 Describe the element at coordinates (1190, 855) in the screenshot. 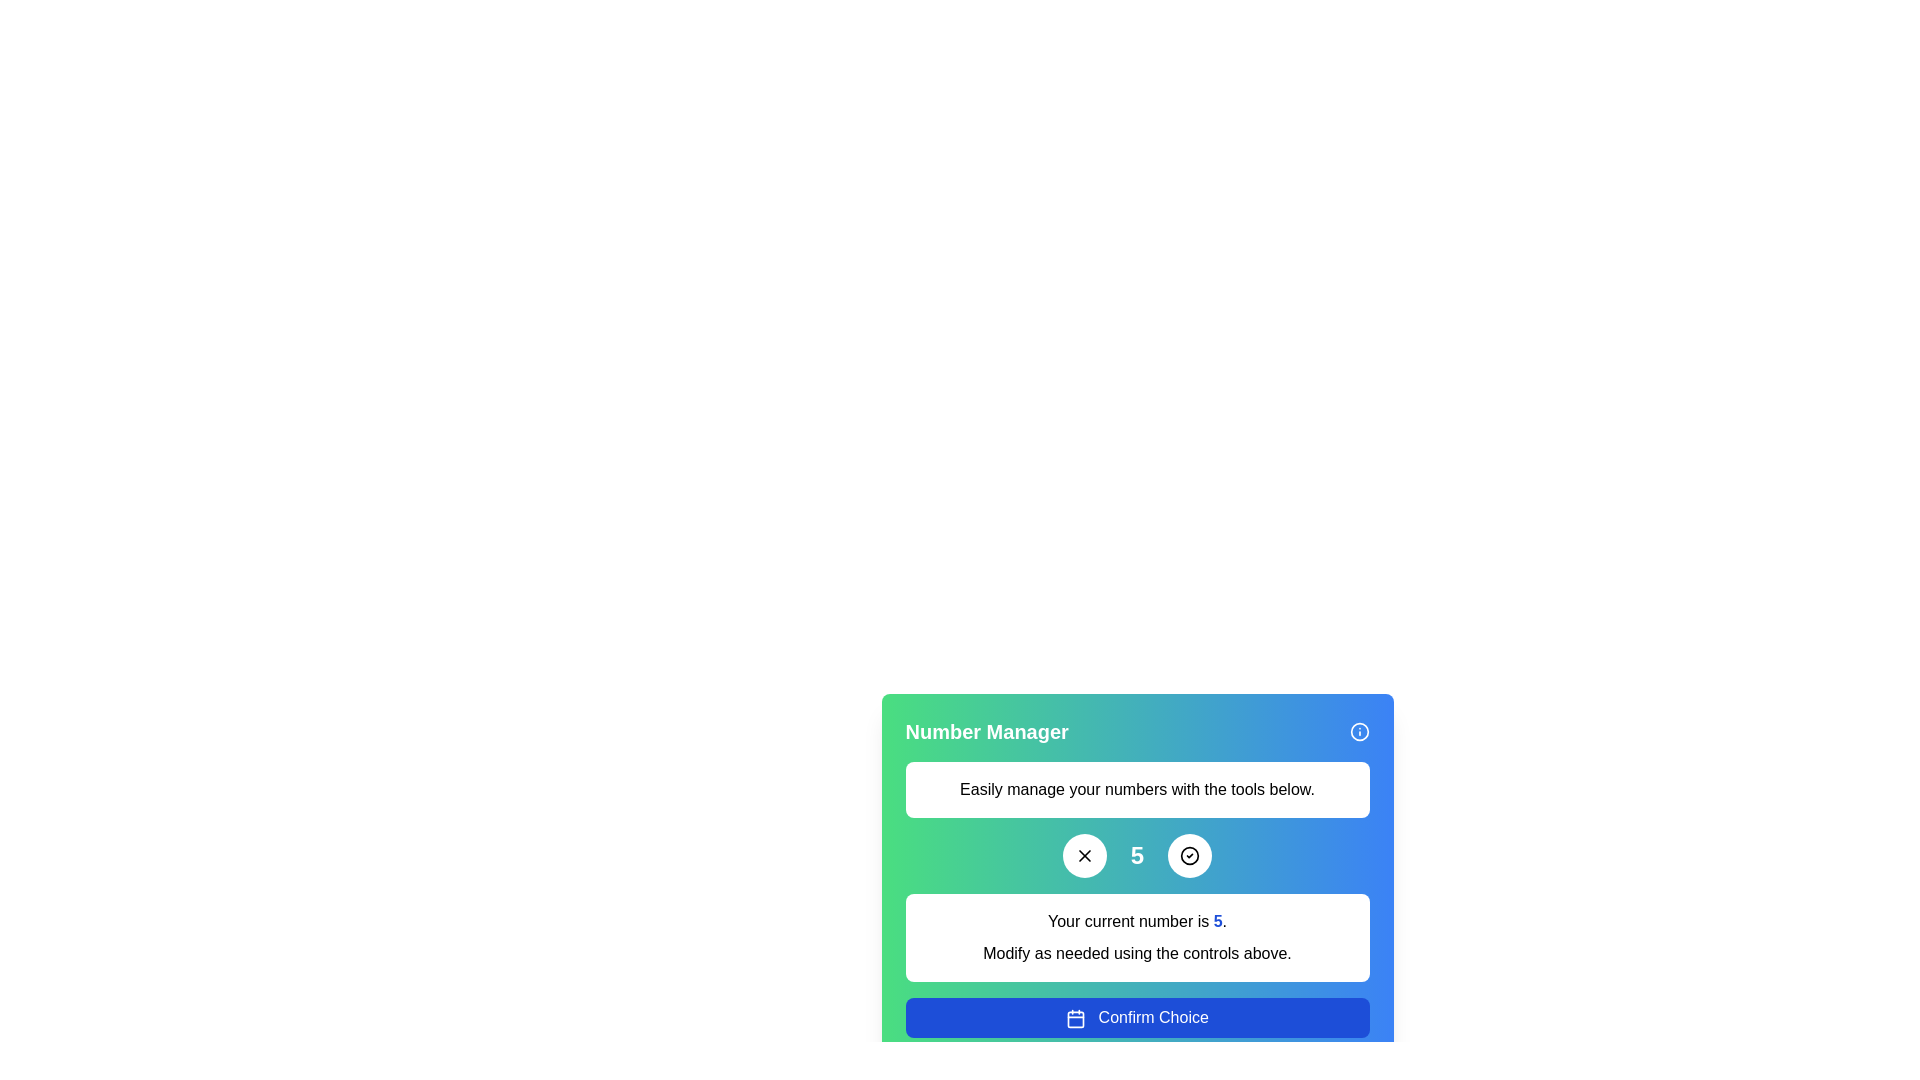

I see `the confirmation button with a checkmark icon, located to the right of the button with a cross icon and the text '5', to confirm or select` at that location.